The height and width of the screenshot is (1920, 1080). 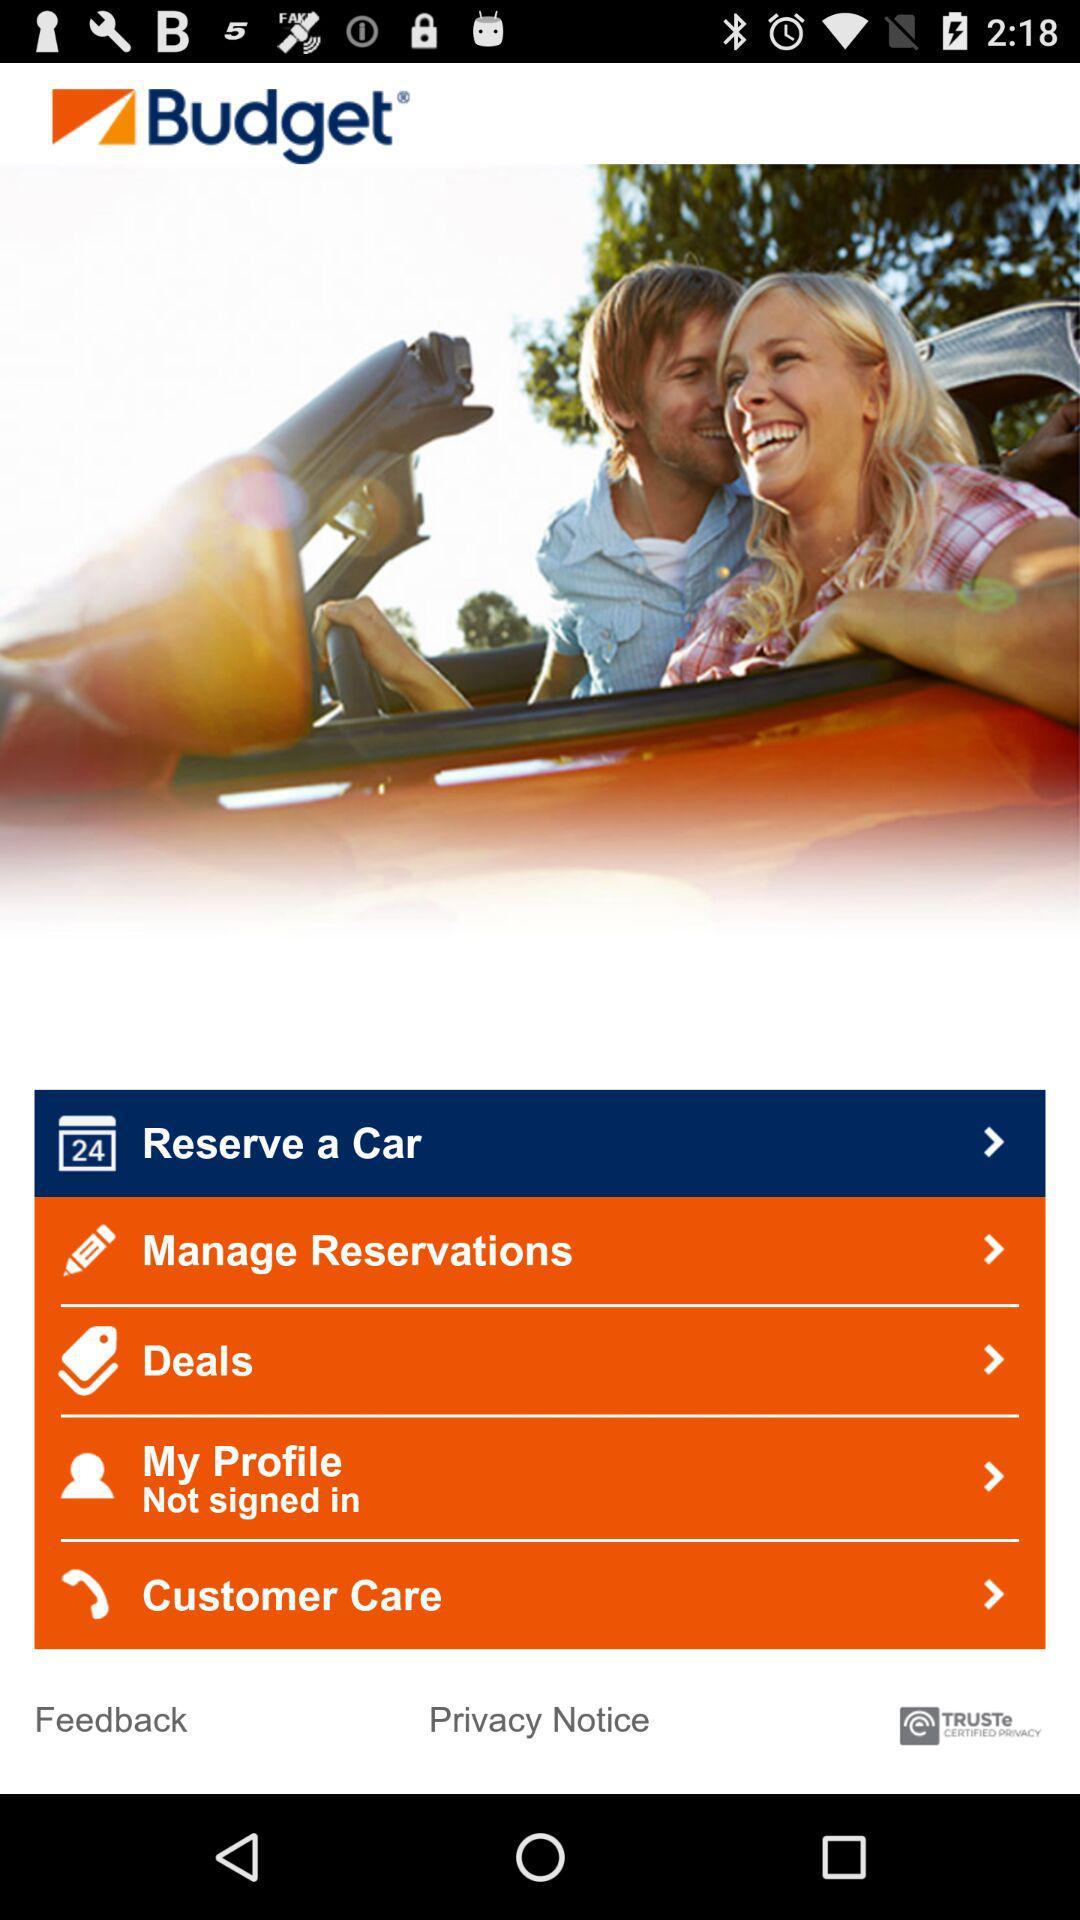 What do you see at coordinates (540, 1594) in the screenshot?
I see `customer care item` at bounding box center [540, 1594].